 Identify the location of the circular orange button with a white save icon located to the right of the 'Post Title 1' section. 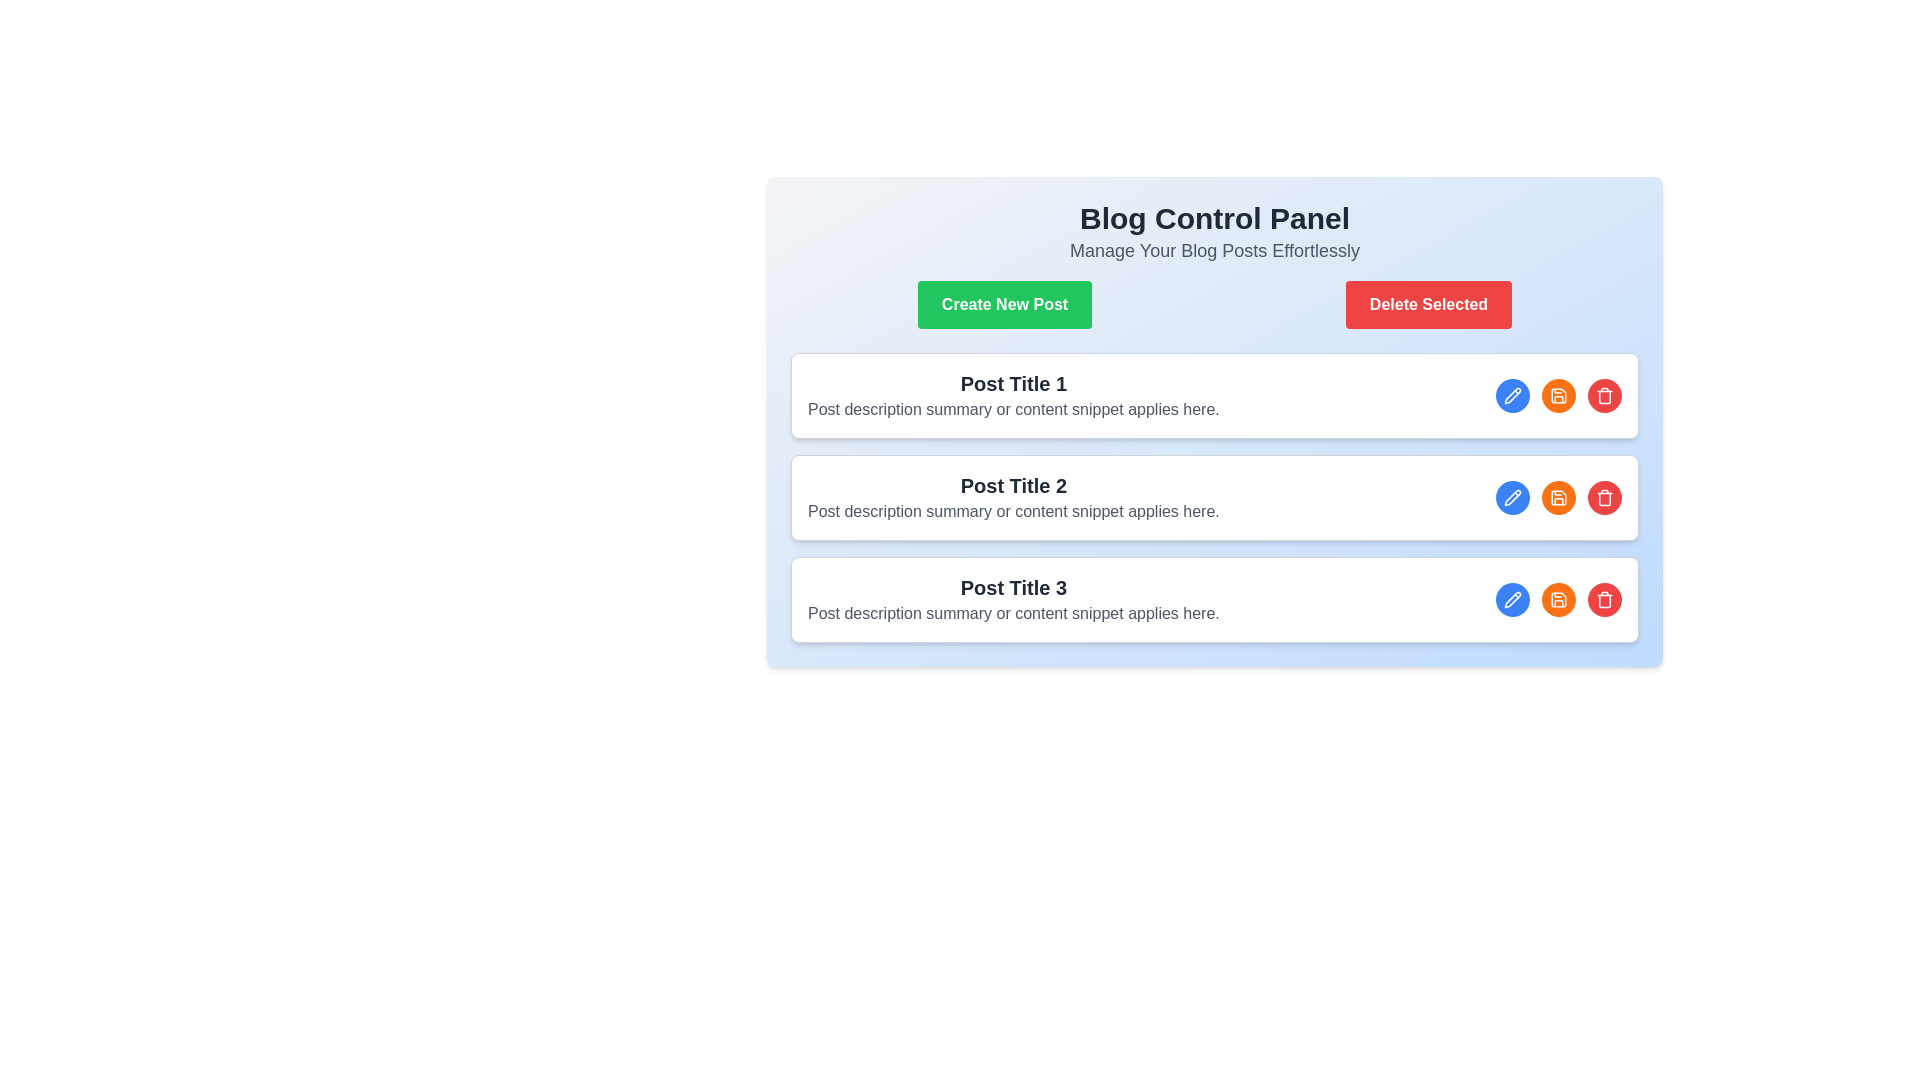
(1558, 396).